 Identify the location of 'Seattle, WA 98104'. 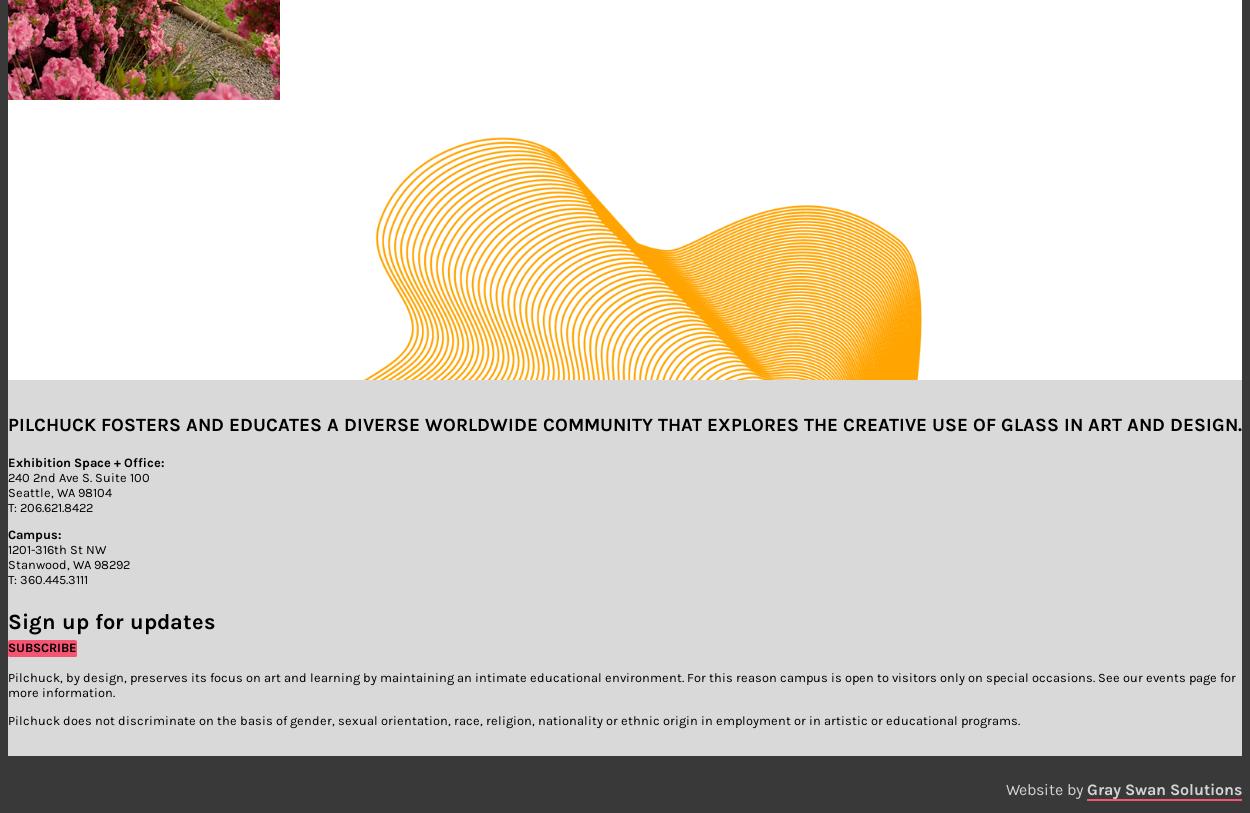
(8, 491).